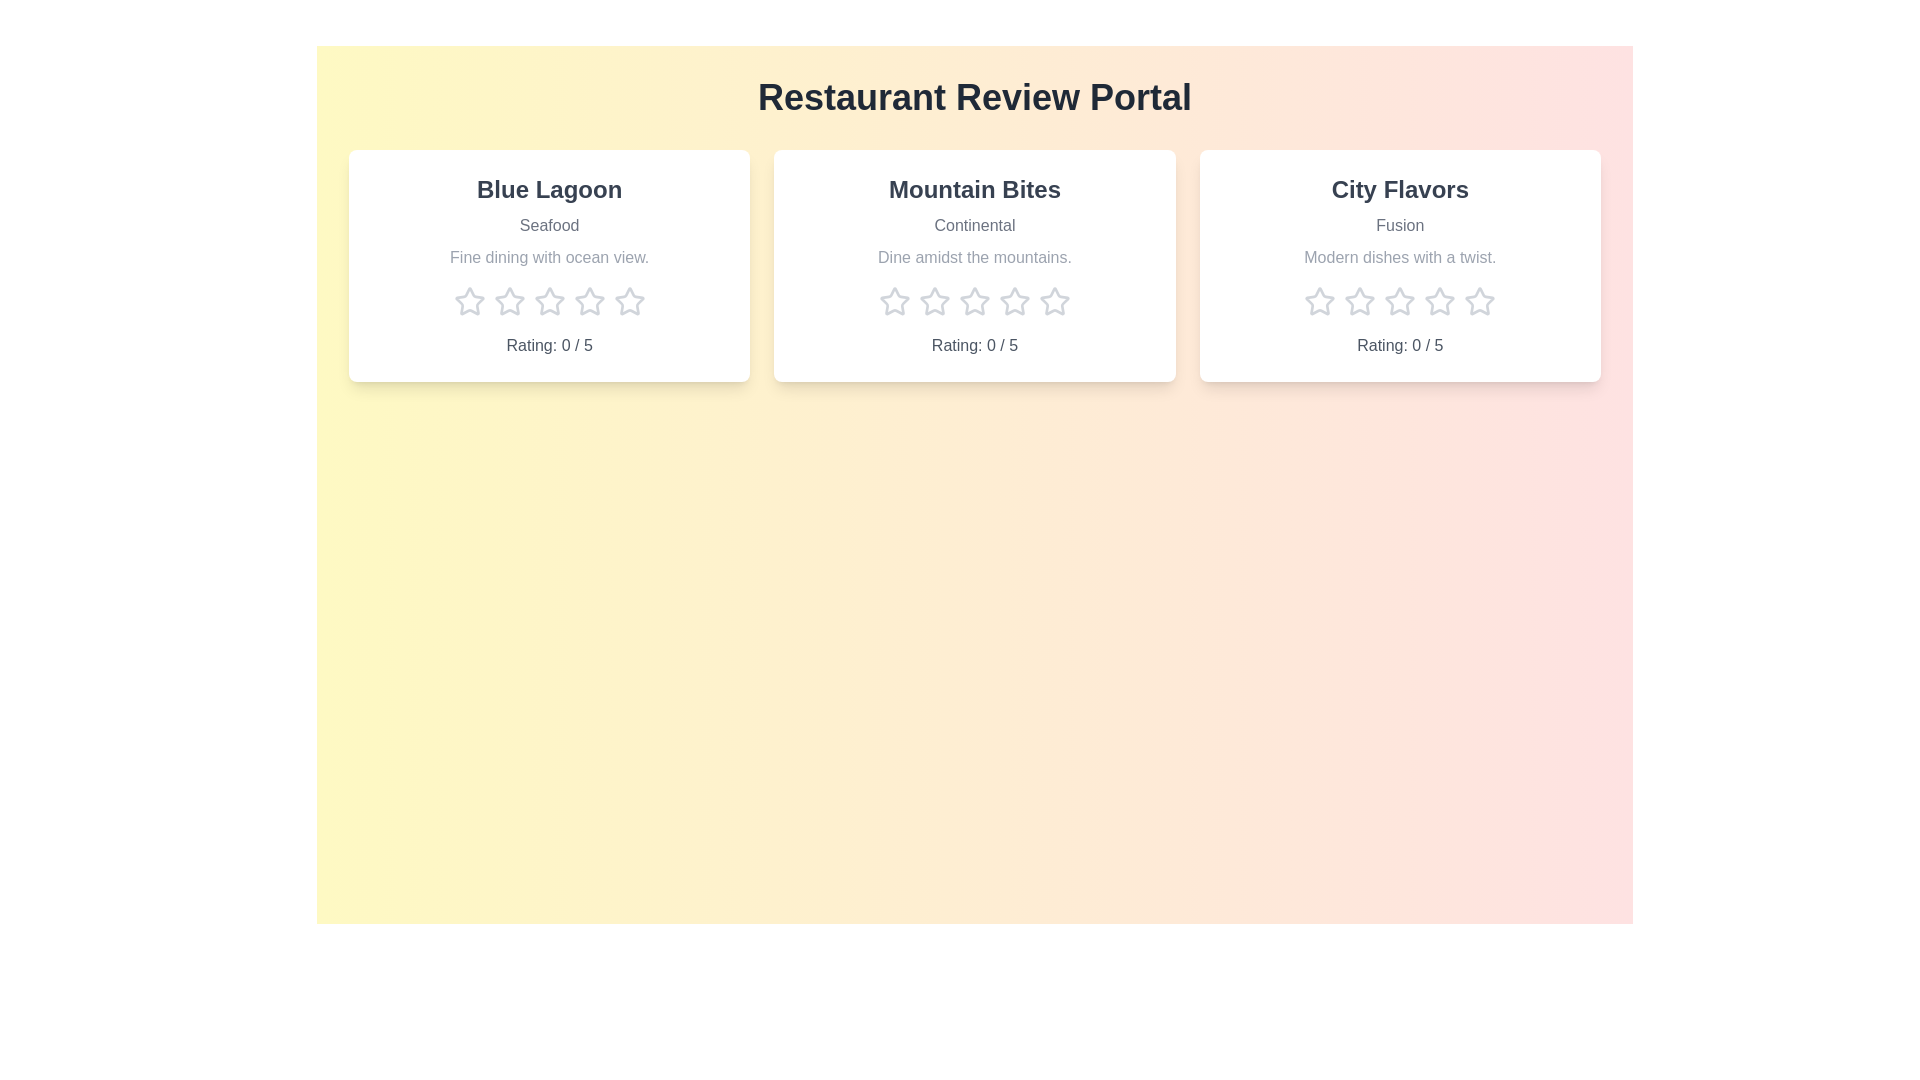 Image resolution: width=1920 pixels, height=1080 pixels. What do you see at coordinates (509, 301) in the screenshot?
I see `the star corresponding to 2 stars for the 'Blue Lagoon' restaurant` at bounding box center [509, 301].